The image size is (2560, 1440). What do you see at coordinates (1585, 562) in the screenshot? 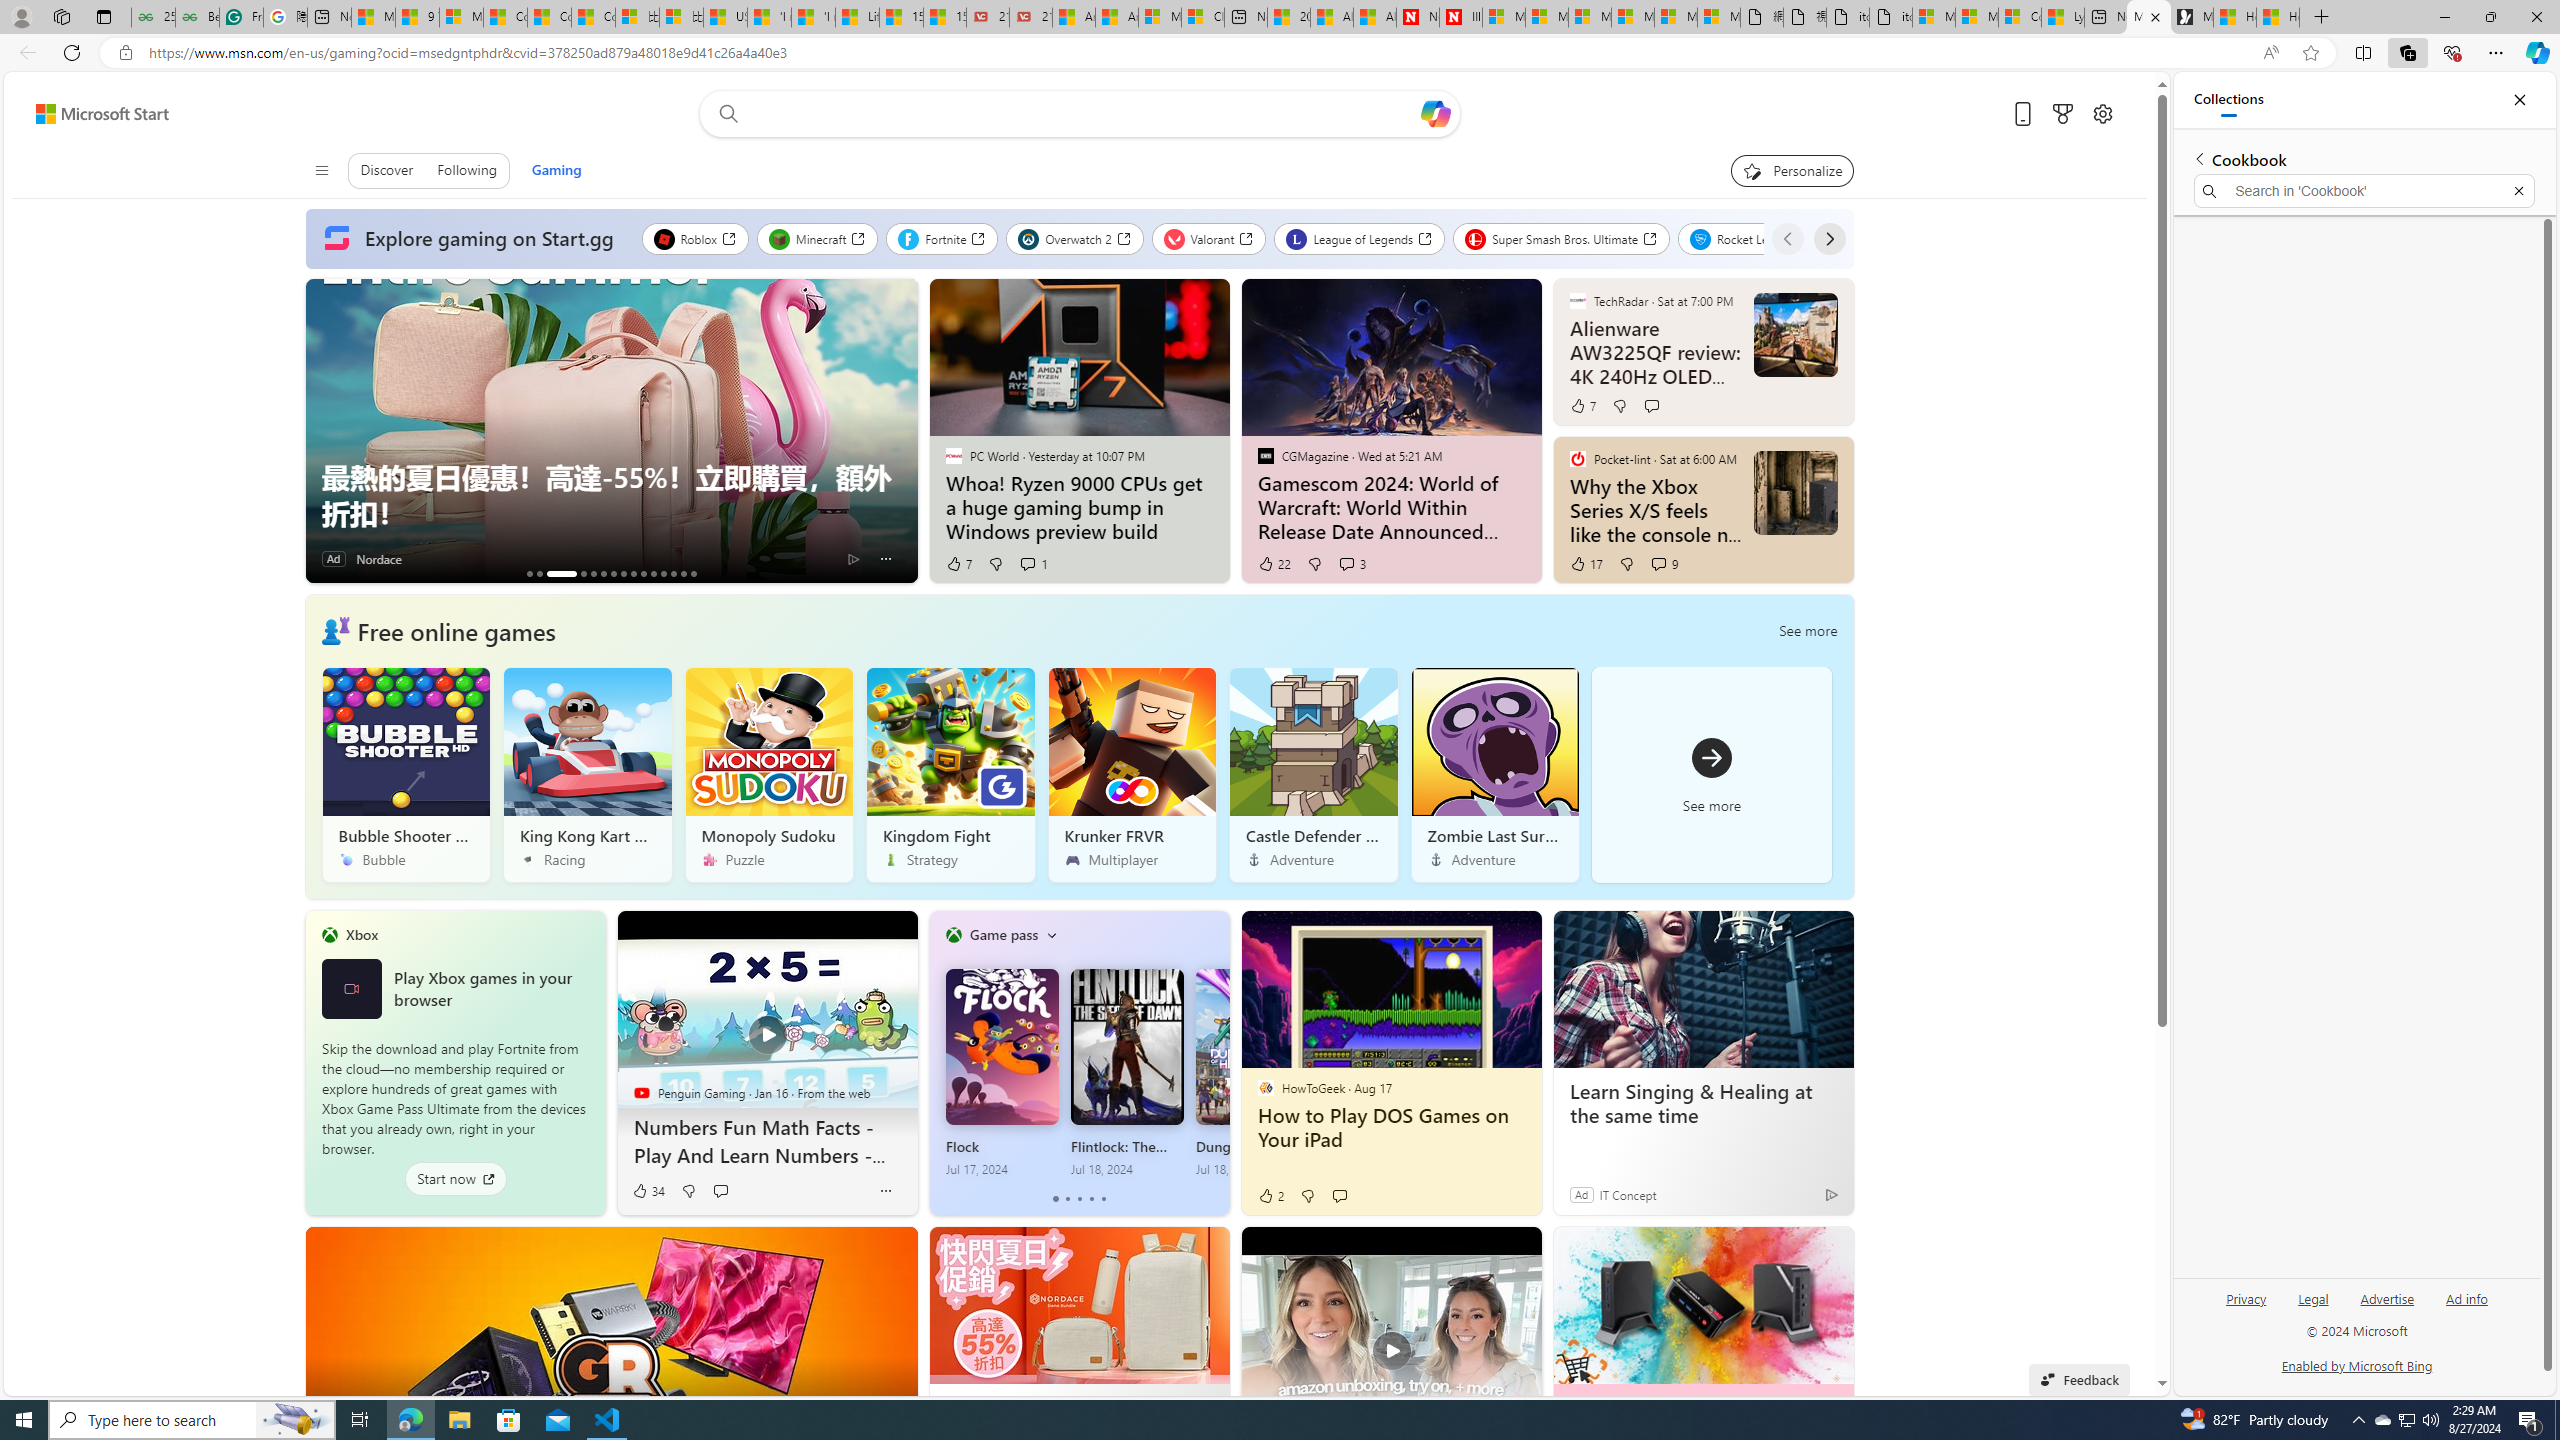
I see `'17 Like'` at bounding box center [1585, 562].